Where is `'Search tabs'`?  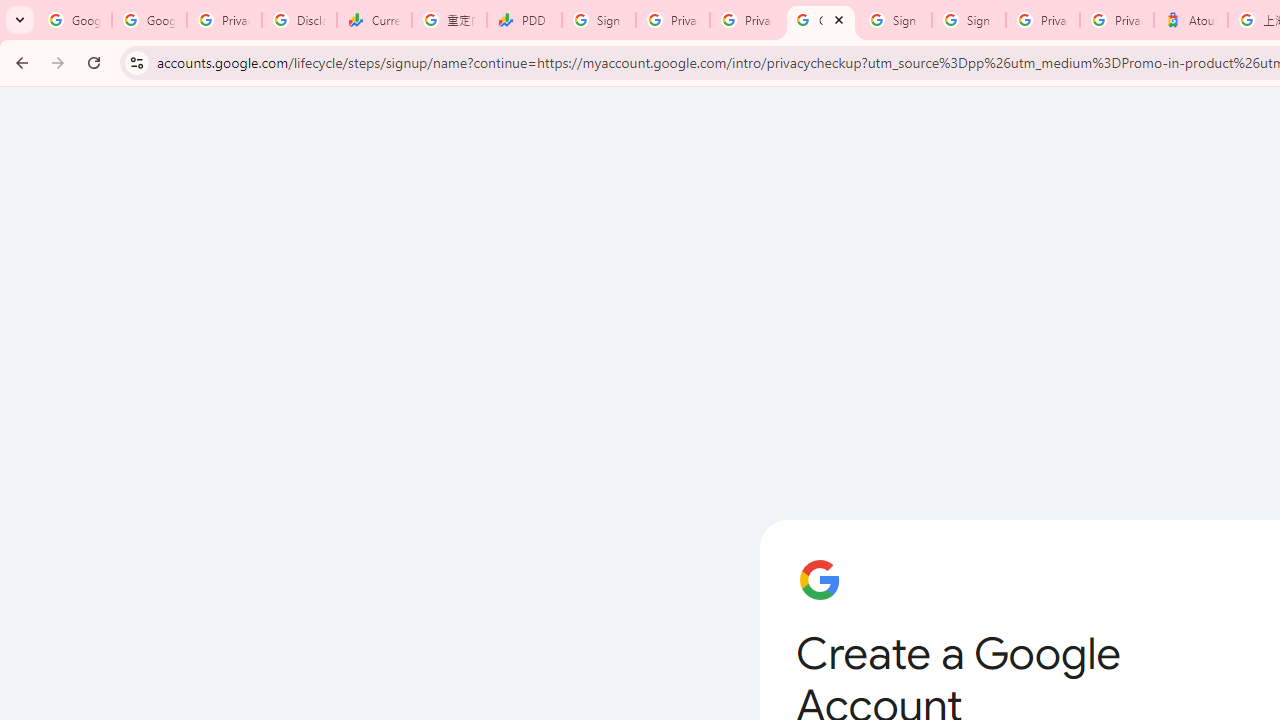 'Search tabs' is located at coordinates (20, 20).